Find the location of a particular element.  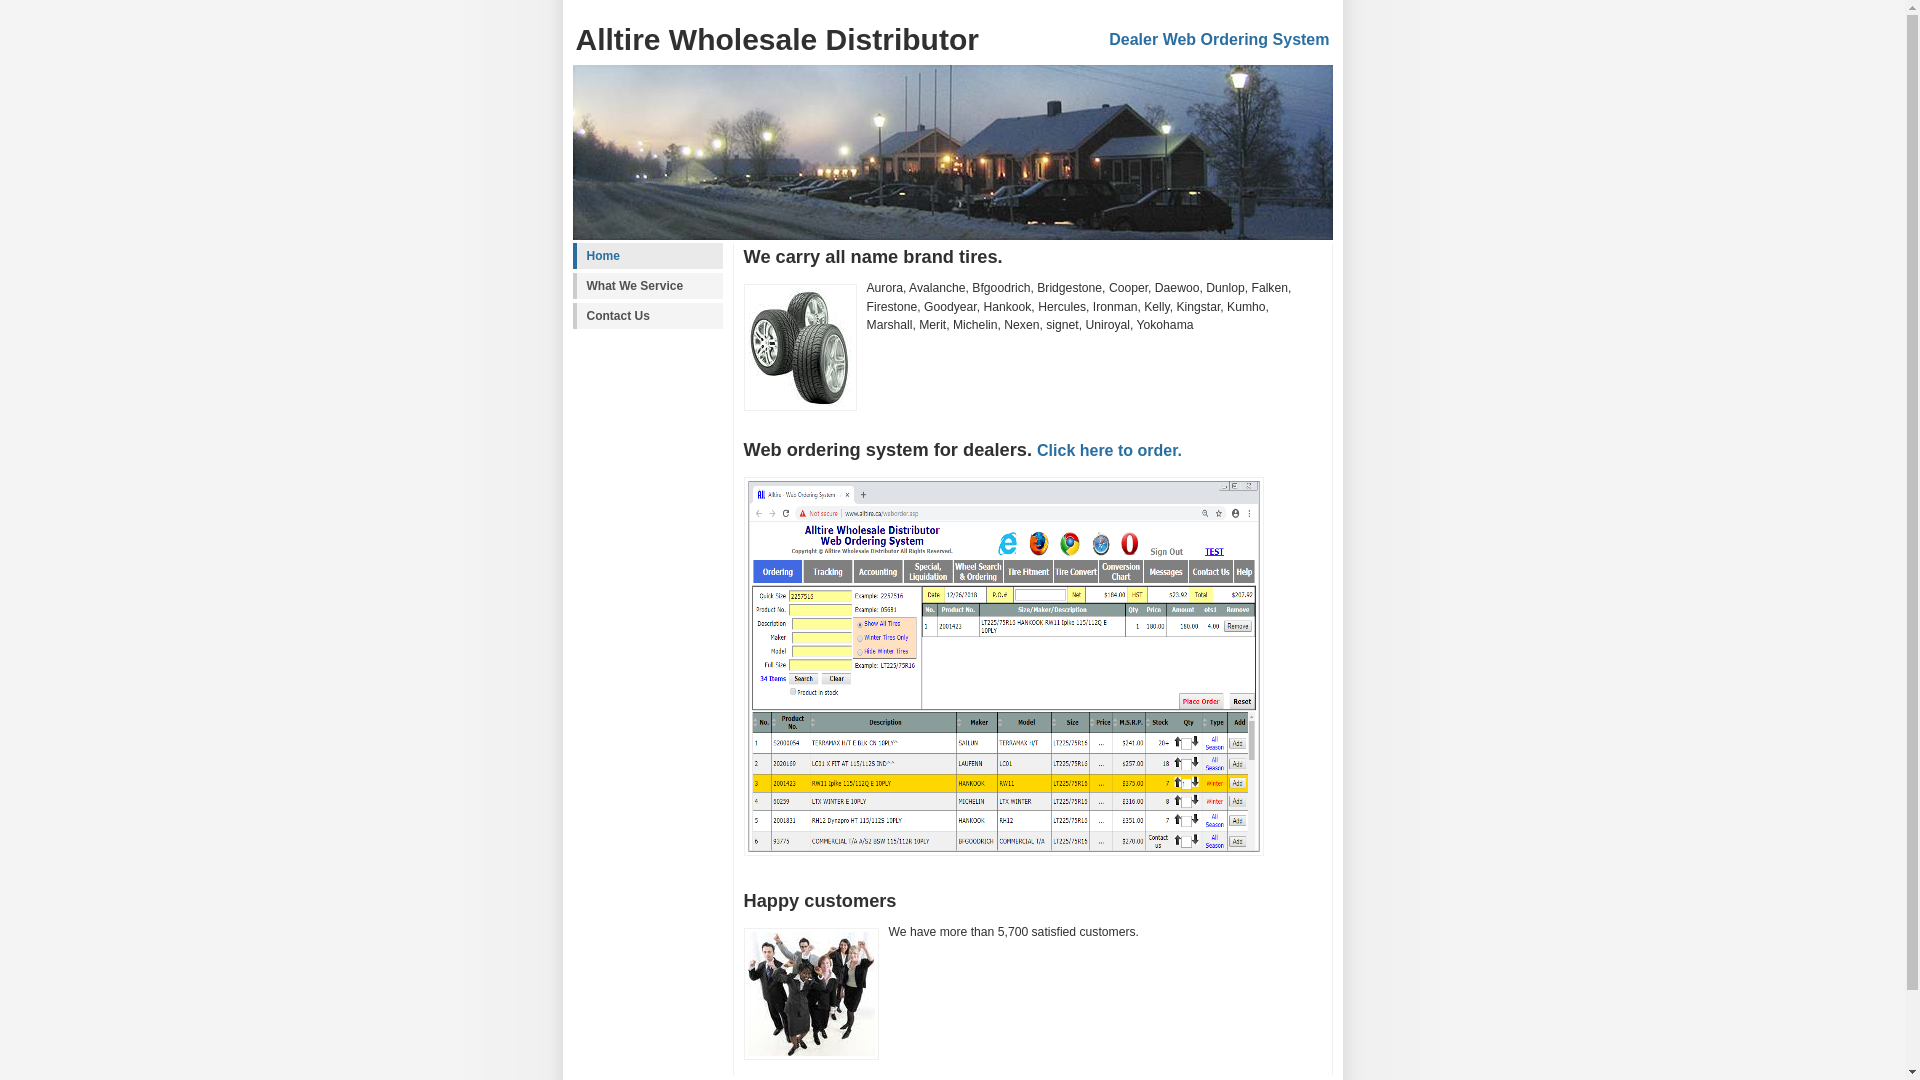

'What We Service' is located at coordinates (647, 285).